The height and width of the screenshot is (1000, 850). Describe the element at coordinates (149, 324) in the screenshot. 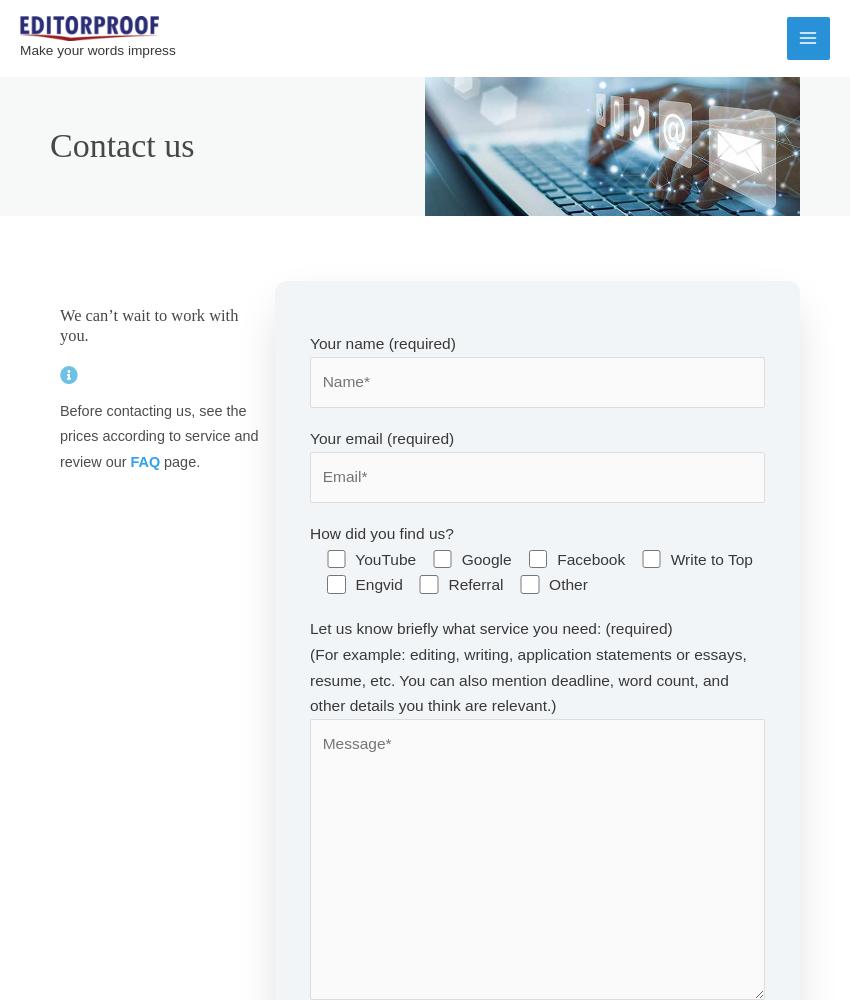

I see `'We can’t wait to work with you.'` at that location.